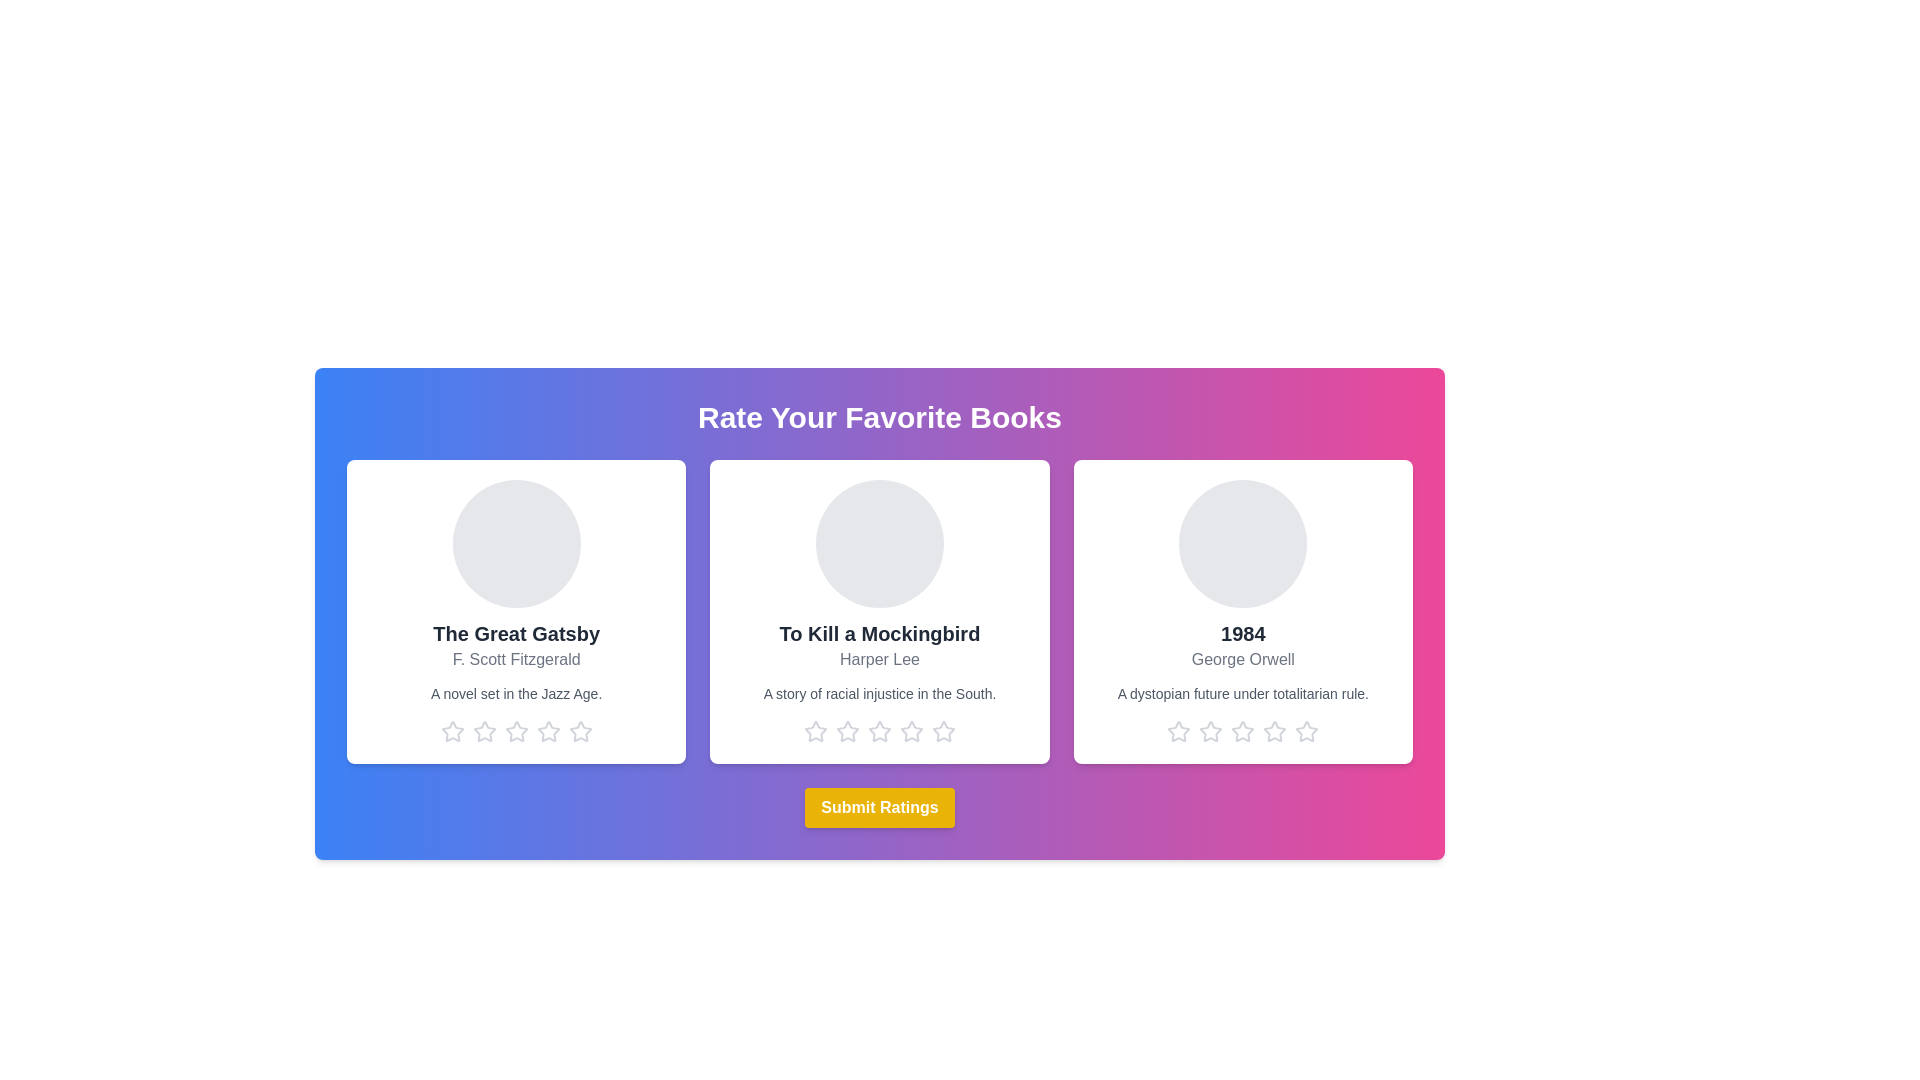  Describe the element at coordinates (548, 732) in the screenshot. I see `the star corresponding to 4 stars for the book titled The Great Gatsby` at that location.